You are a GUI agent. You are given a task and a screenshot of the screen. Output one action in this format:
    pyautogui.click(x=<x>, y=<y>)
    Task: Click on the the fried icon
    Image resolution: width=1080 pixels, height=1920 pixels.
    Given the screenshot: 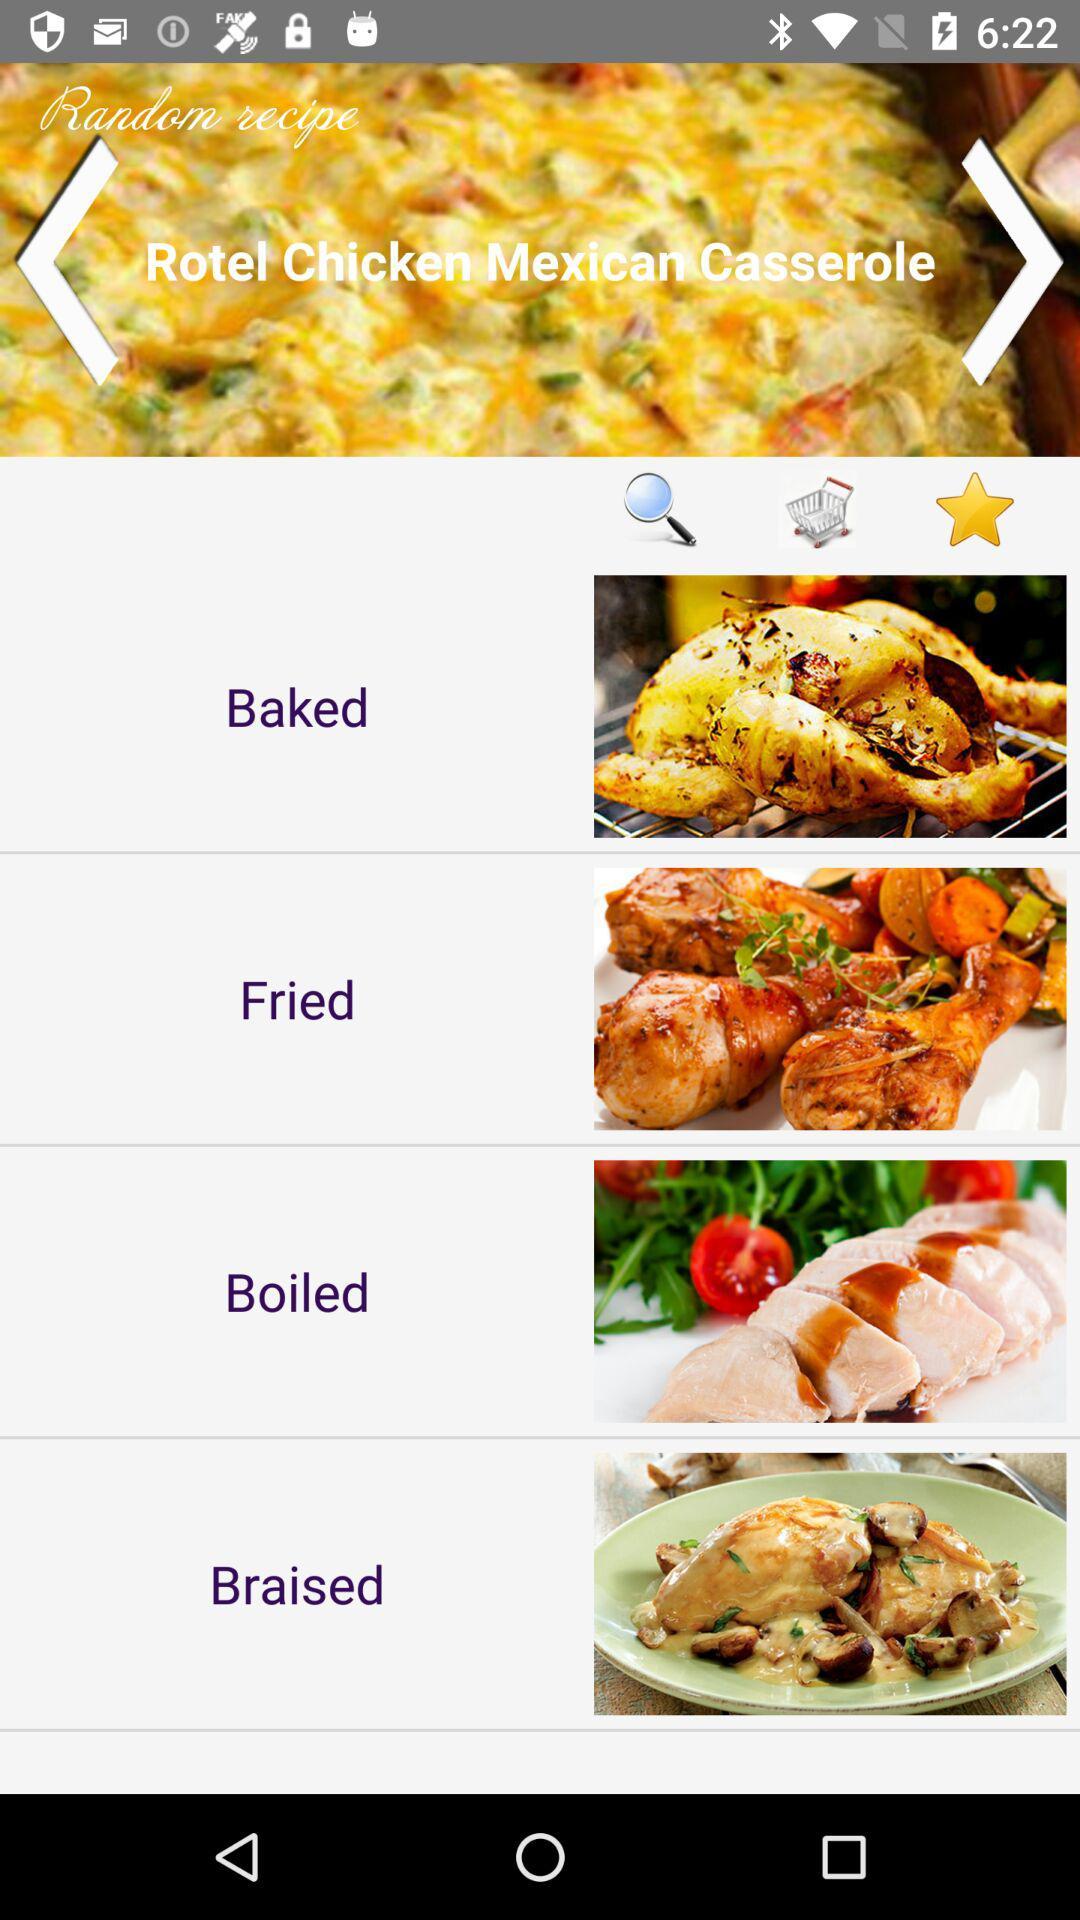 What is the action you would take?
    pyautogui.click(x=297, y=998)
    